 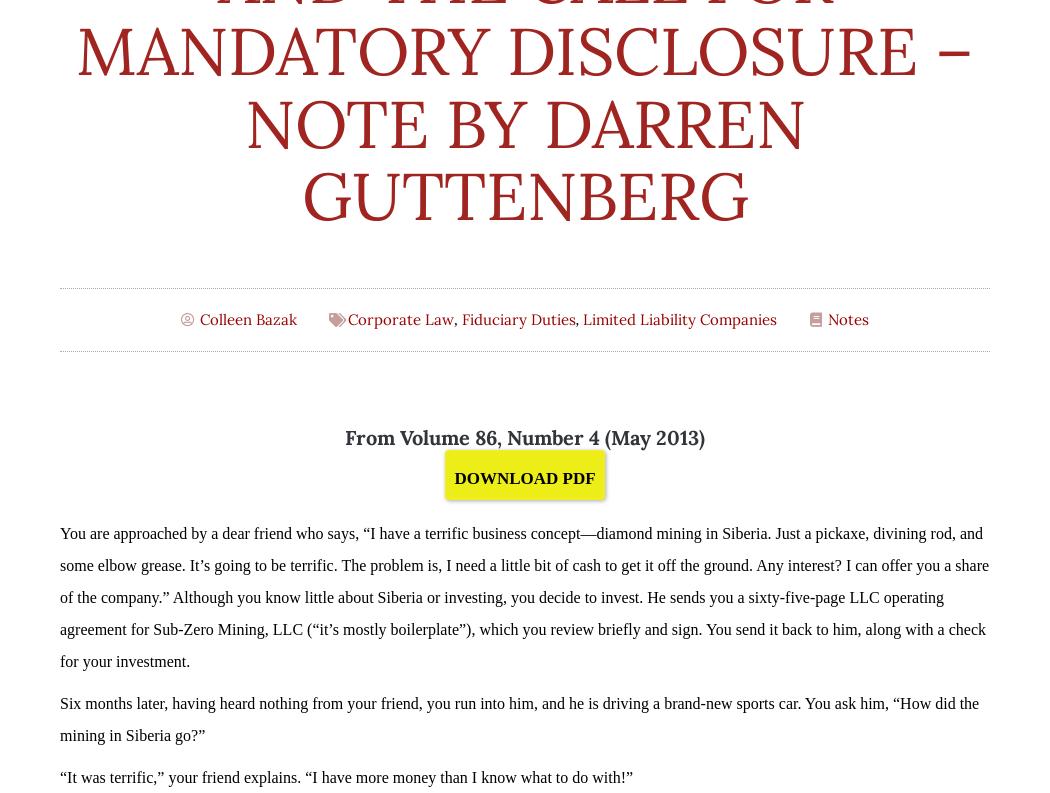 I want to click on 'Six months later, having heard nothing from your friend, you run into him, and he is driving a brand-new sports car. You ask him, “How did the mining in Siberia go?”', so click(x=518, y=717).